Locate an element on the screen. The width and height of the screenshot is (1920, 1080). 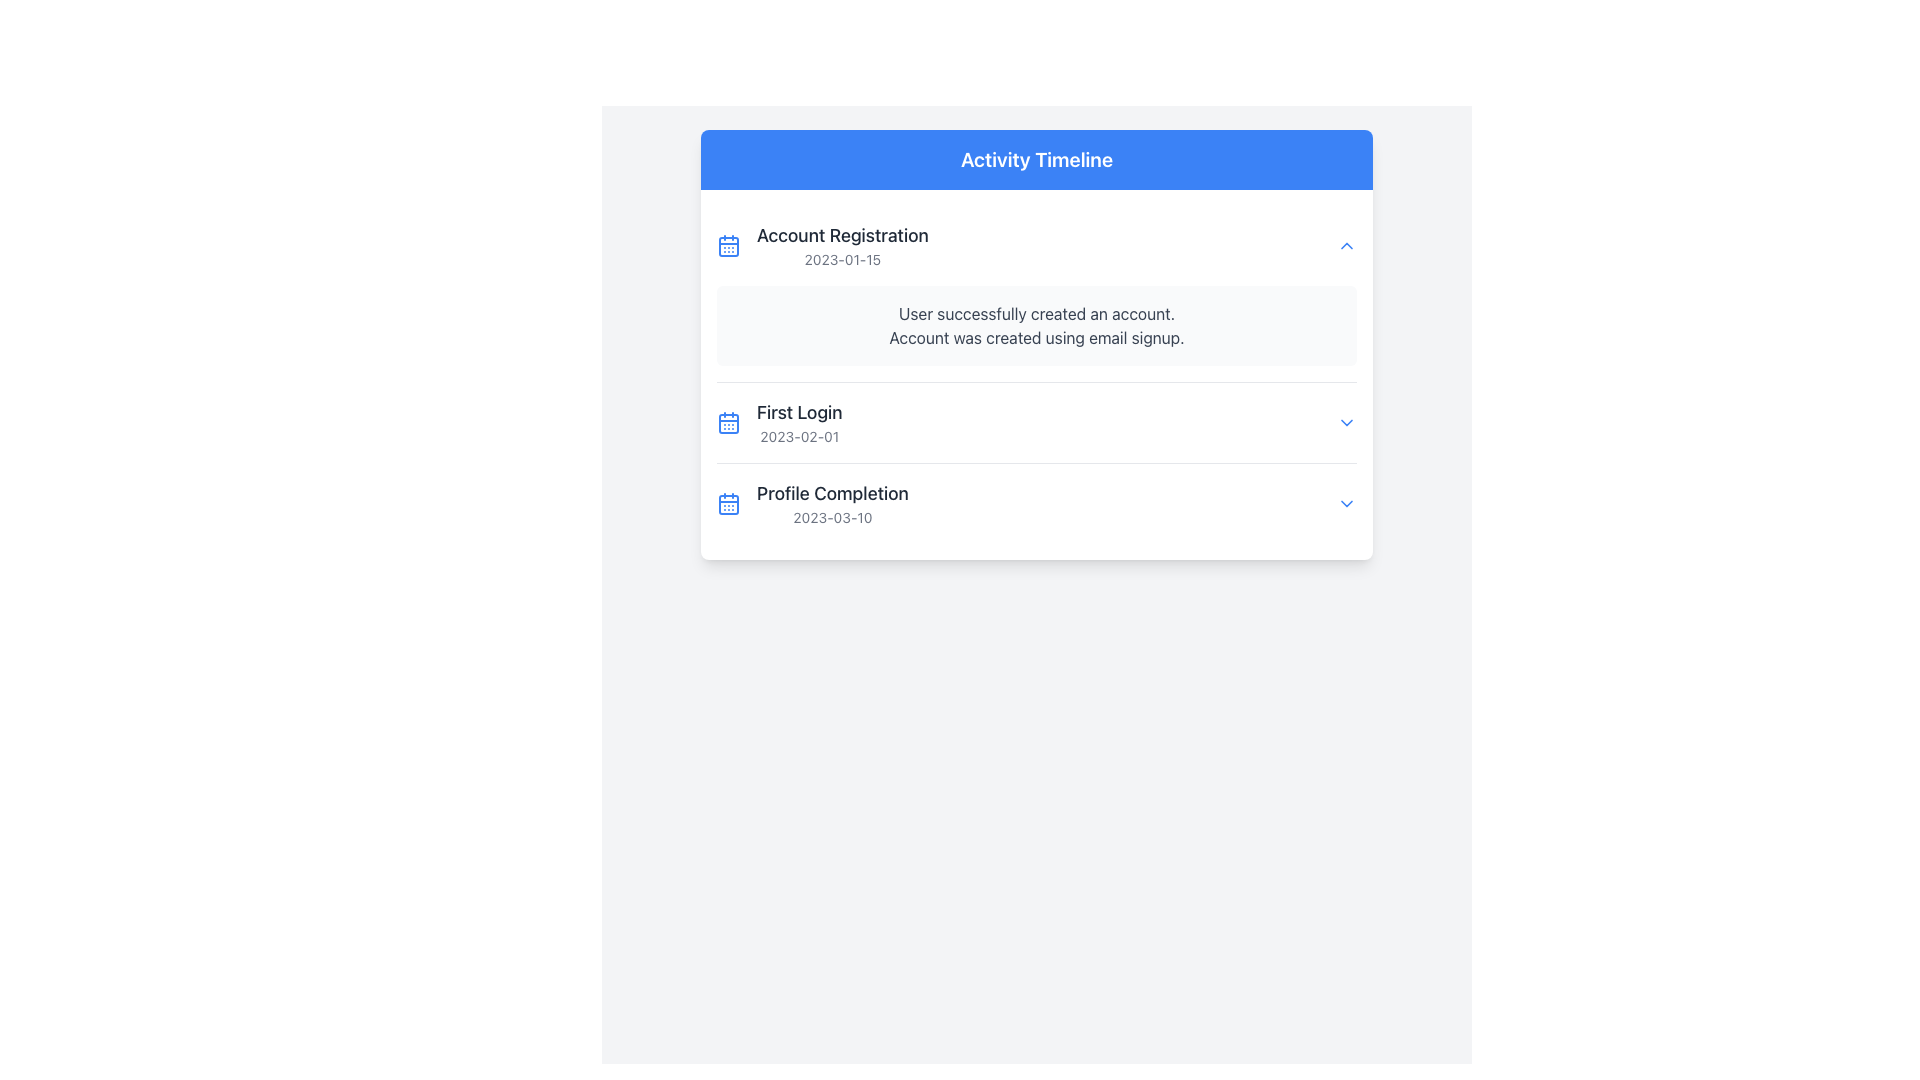
text content of the small gray text label displaying the date '2023-03-10' located below the 'Profile Completion' title in the timeline entry is located at coordinates (832, 516).